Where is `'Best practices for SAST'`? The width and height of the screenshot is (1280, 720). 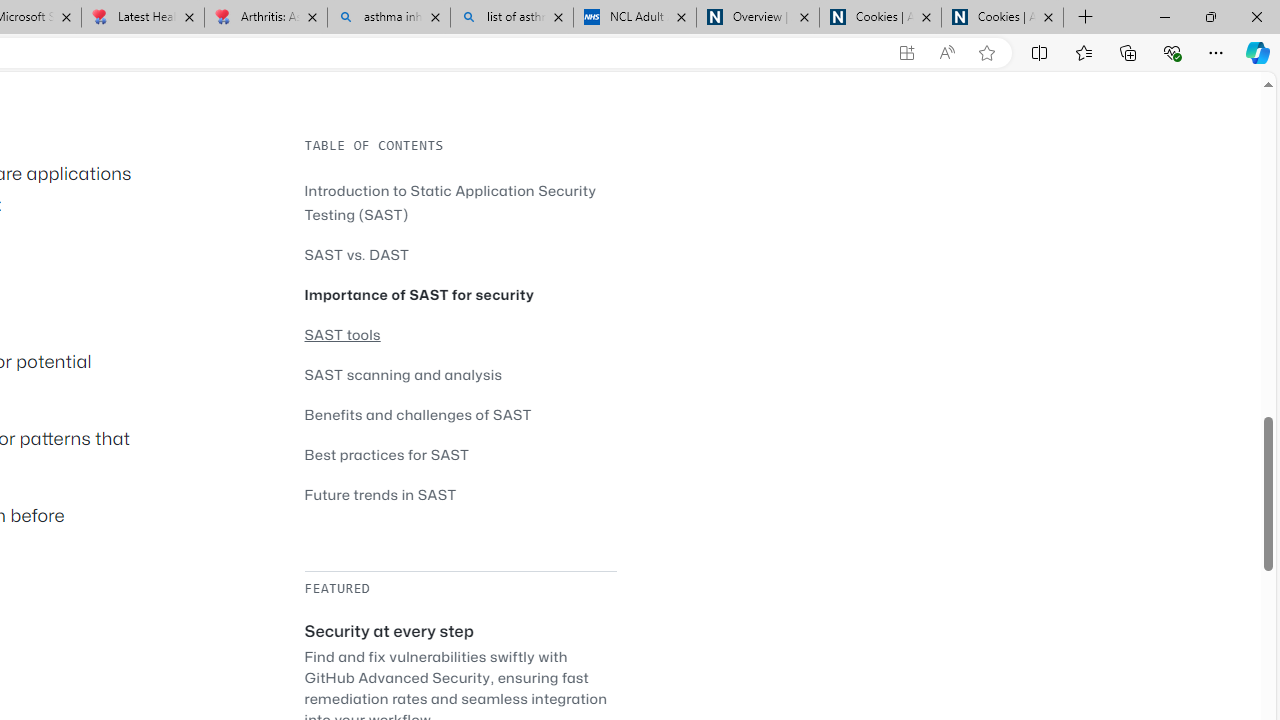
'Best practices for SAST' is located at coordinates (459, 454).